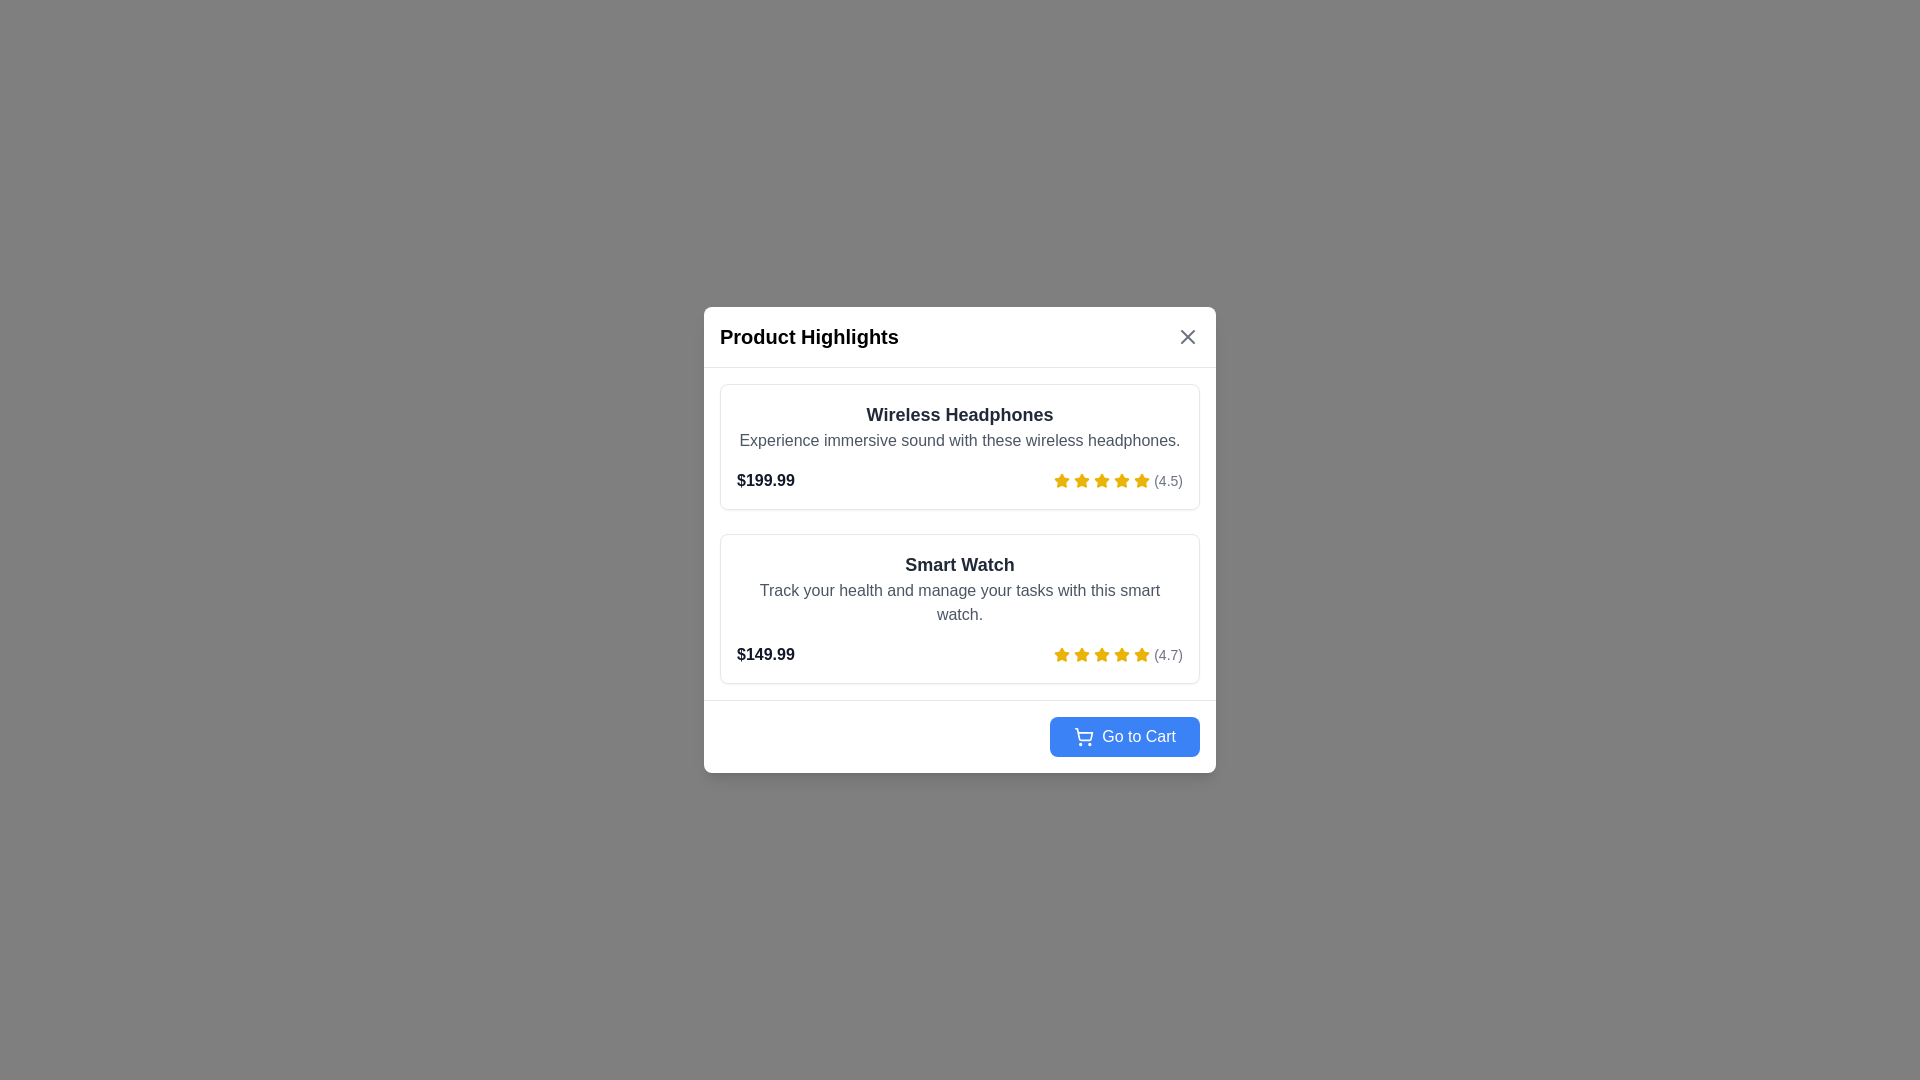 This screenshot has height=1080, width=1920. What do you see at coordinates (1101, 480) in the screenshot?
I see `the first star icon in the second row of the product rating system, which visually represents one unit of a rating` at bounding box center [1101, 480].